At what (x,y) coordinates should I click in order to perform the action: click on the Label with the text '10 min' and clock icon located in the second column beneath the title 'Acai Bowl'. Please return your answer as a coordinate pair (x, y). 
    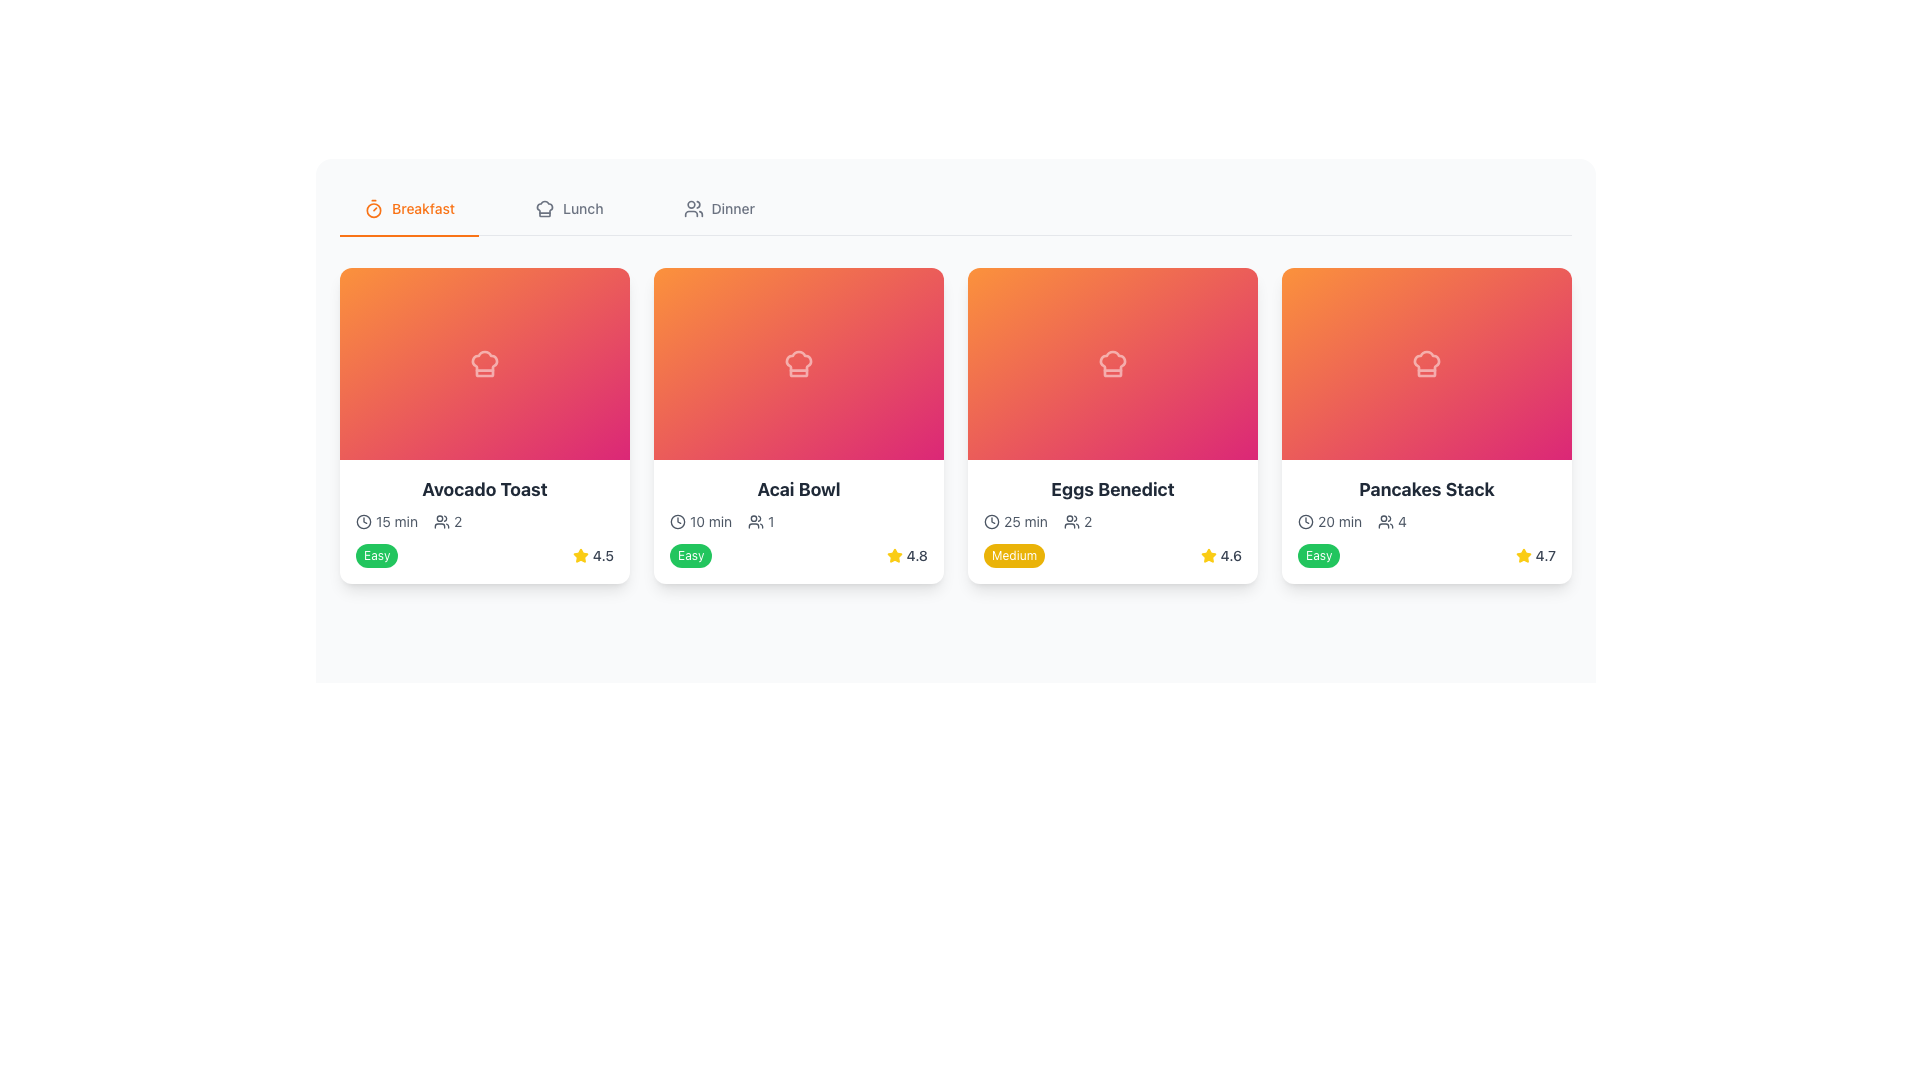
    Looking at the image, I should click on (701, 520).